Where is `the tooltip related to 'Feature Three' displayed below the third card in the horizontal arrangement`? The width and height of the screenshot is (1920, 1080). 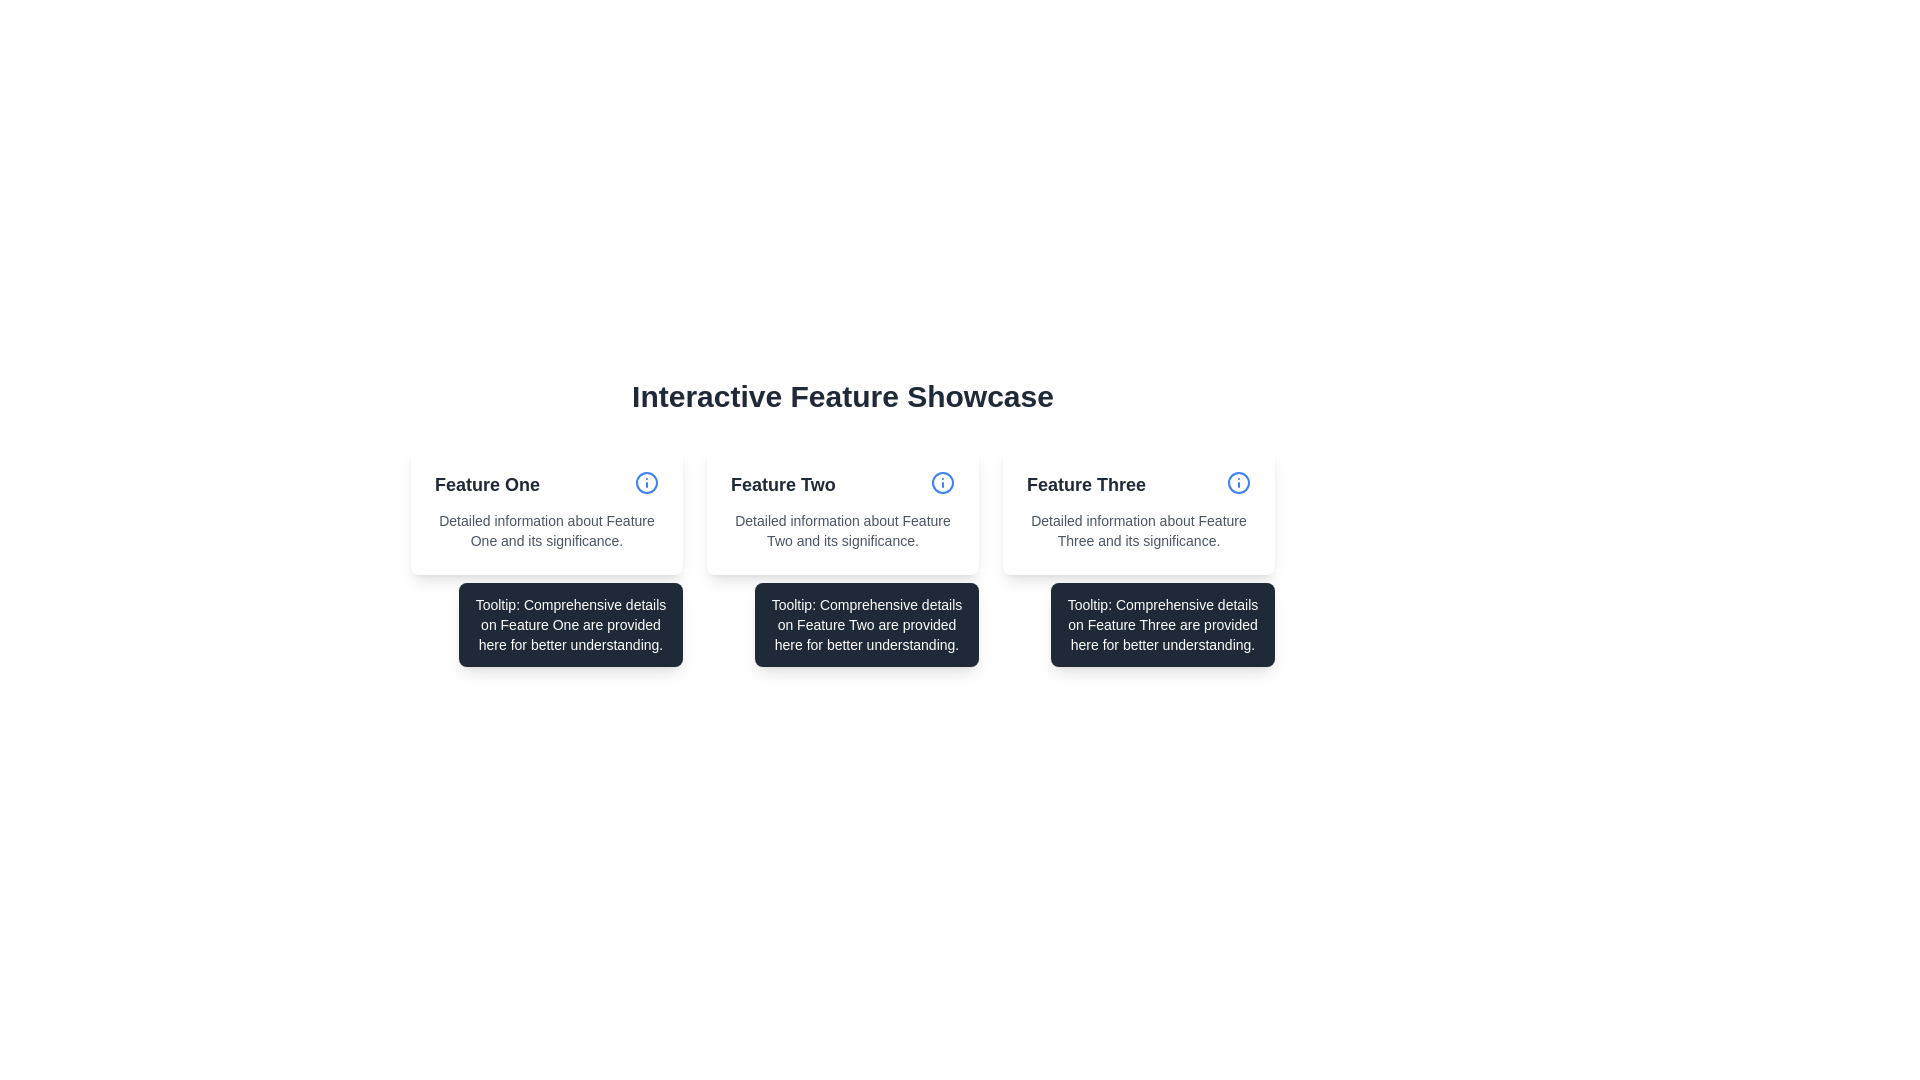 the tooltip related to 'Feature Three' displayed below the third card in the horizontal arrangement is located at coordinates (1162, 623).